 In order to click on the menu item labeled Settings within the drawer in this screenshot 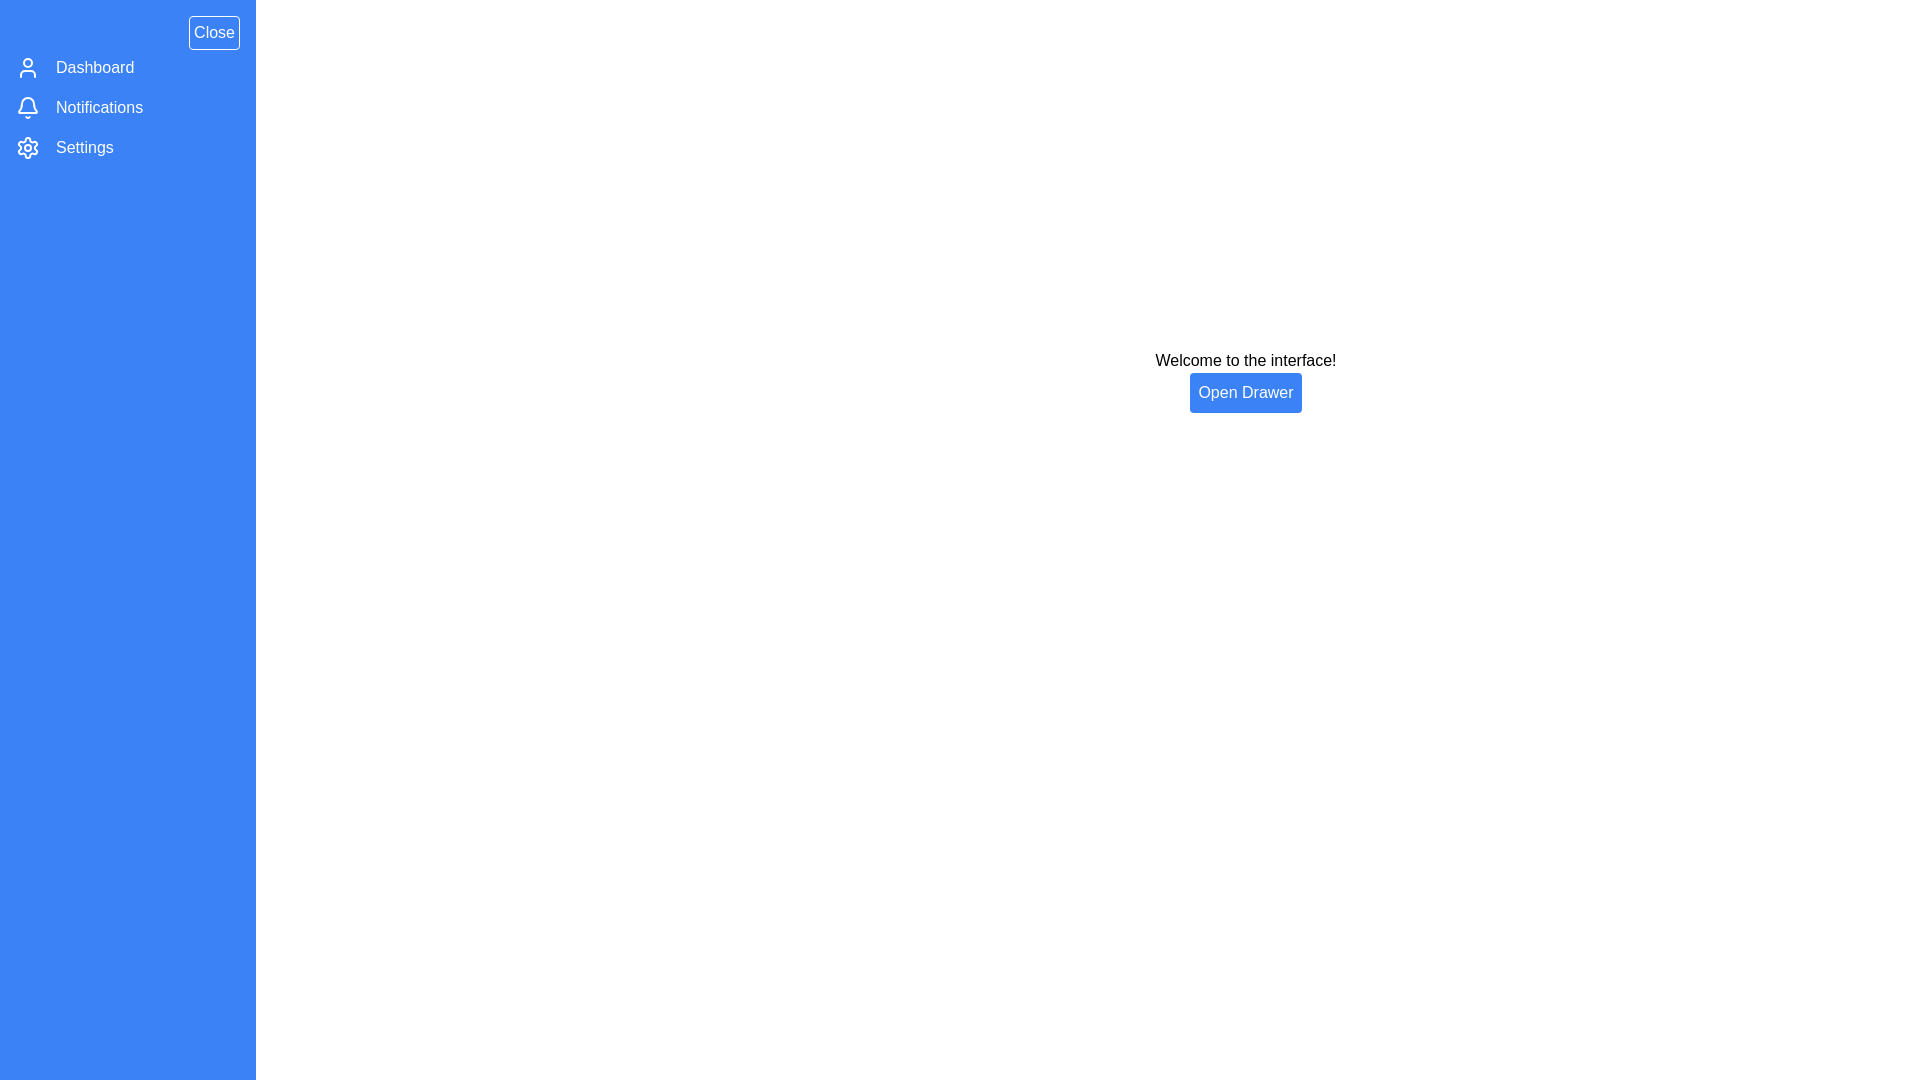, I will do `click(84, 146)`.